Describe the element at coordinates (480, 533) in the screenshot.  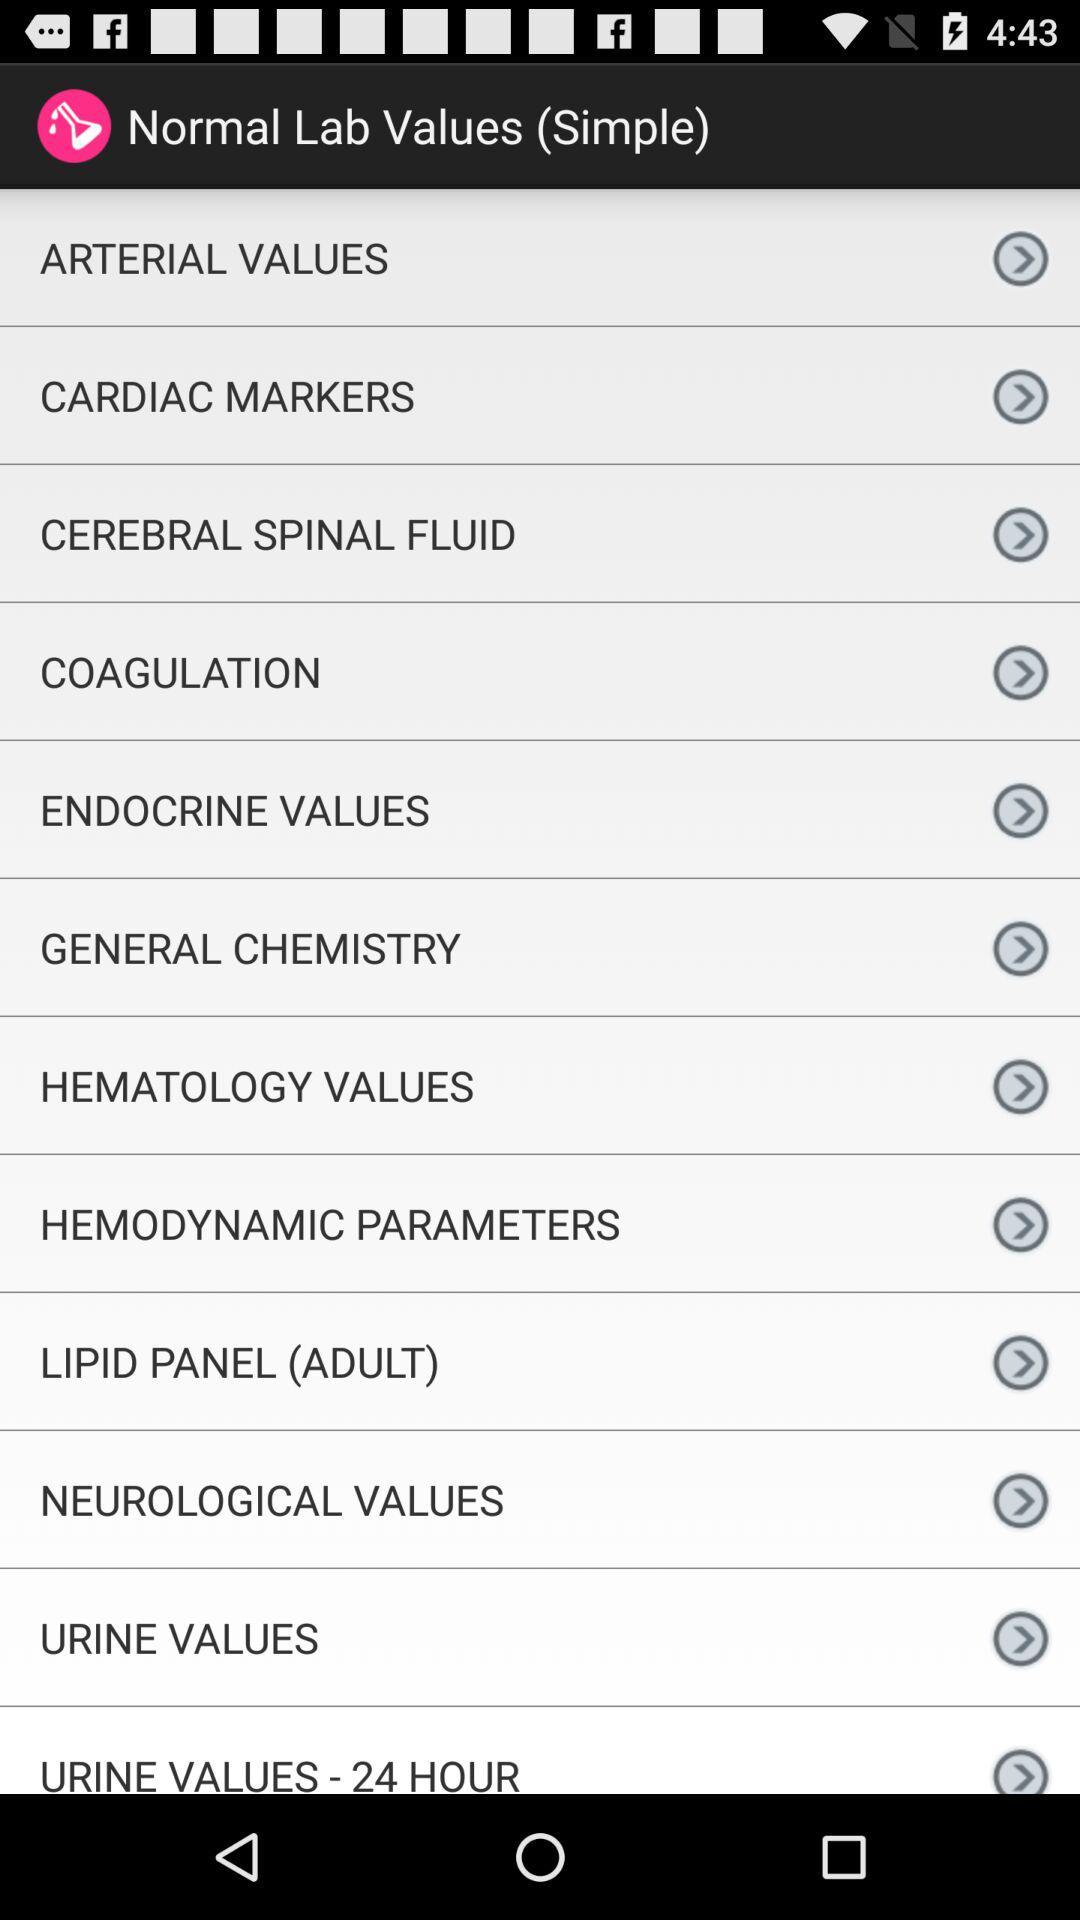
I see `the cerebral spinal fluid` at that location.